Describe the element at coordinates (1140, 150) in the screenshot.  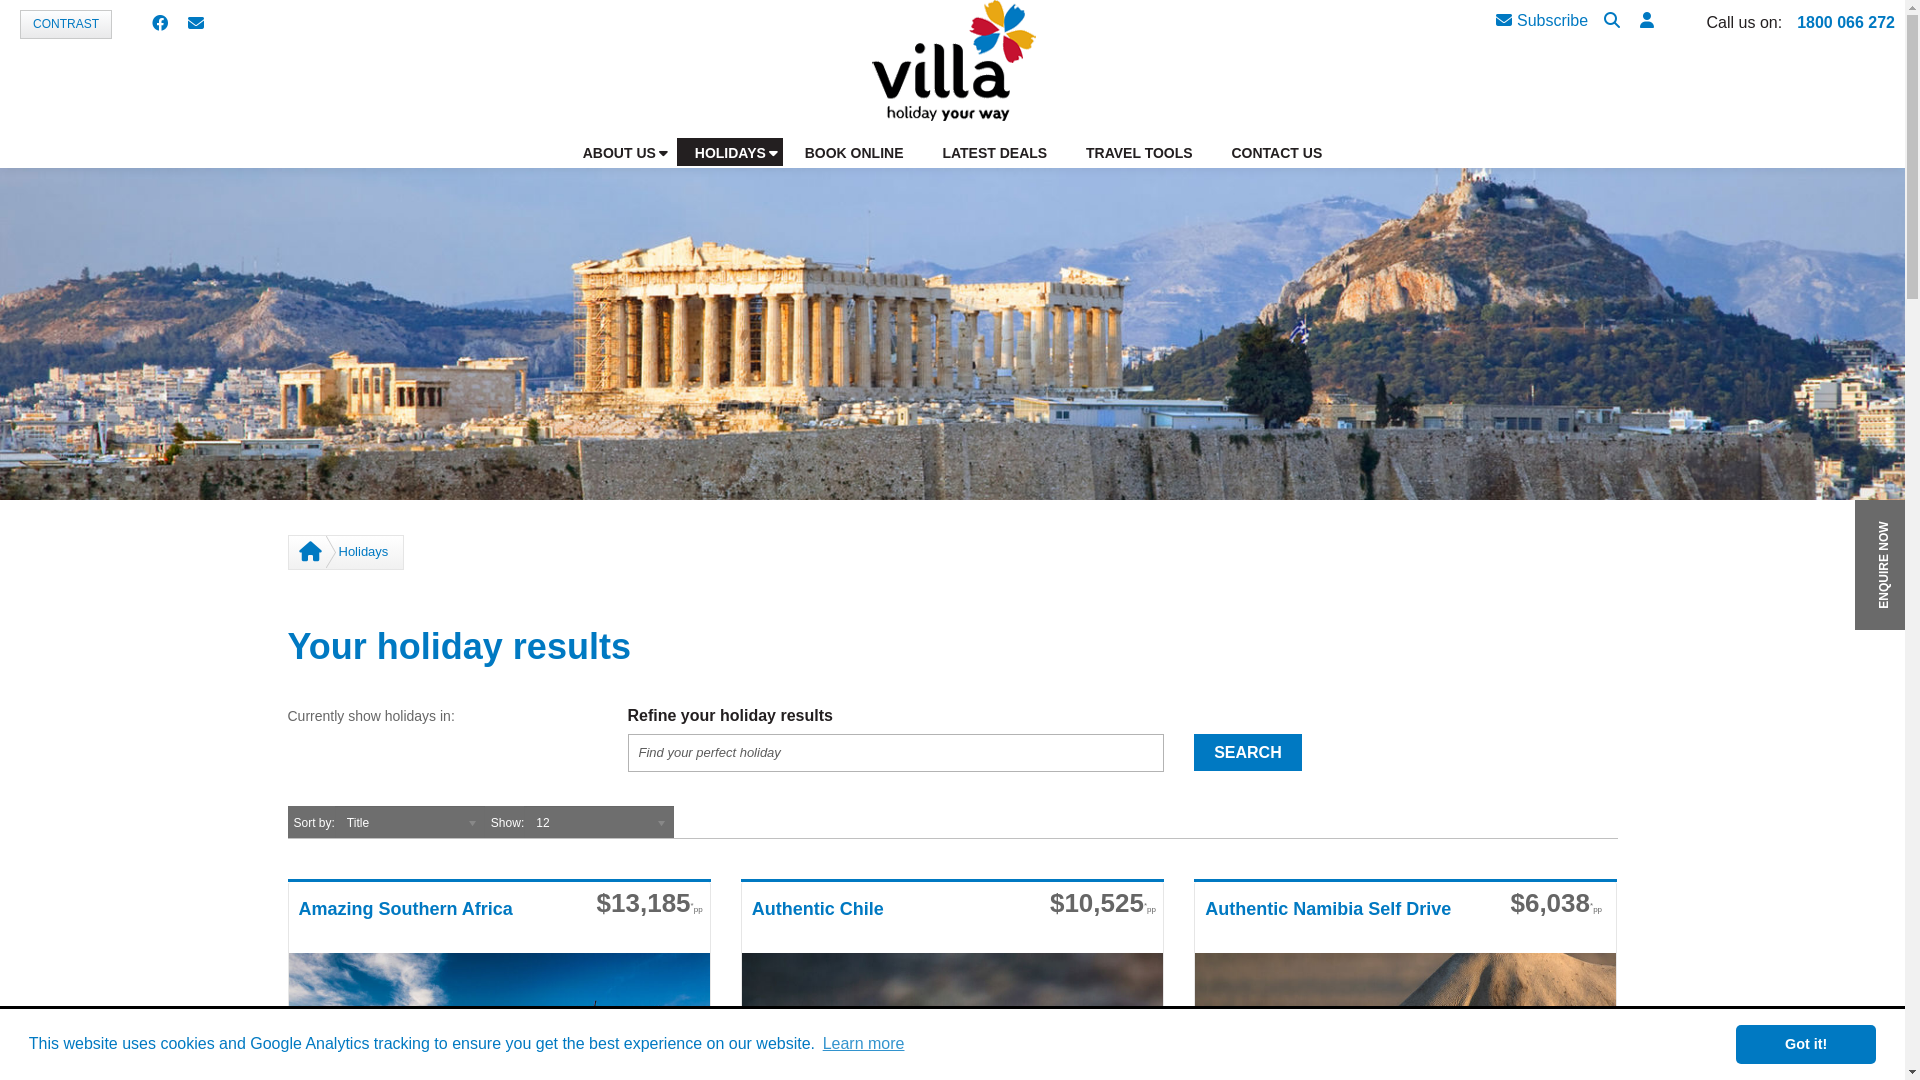
I see `'TRAVEL TOOLS'` at that location.